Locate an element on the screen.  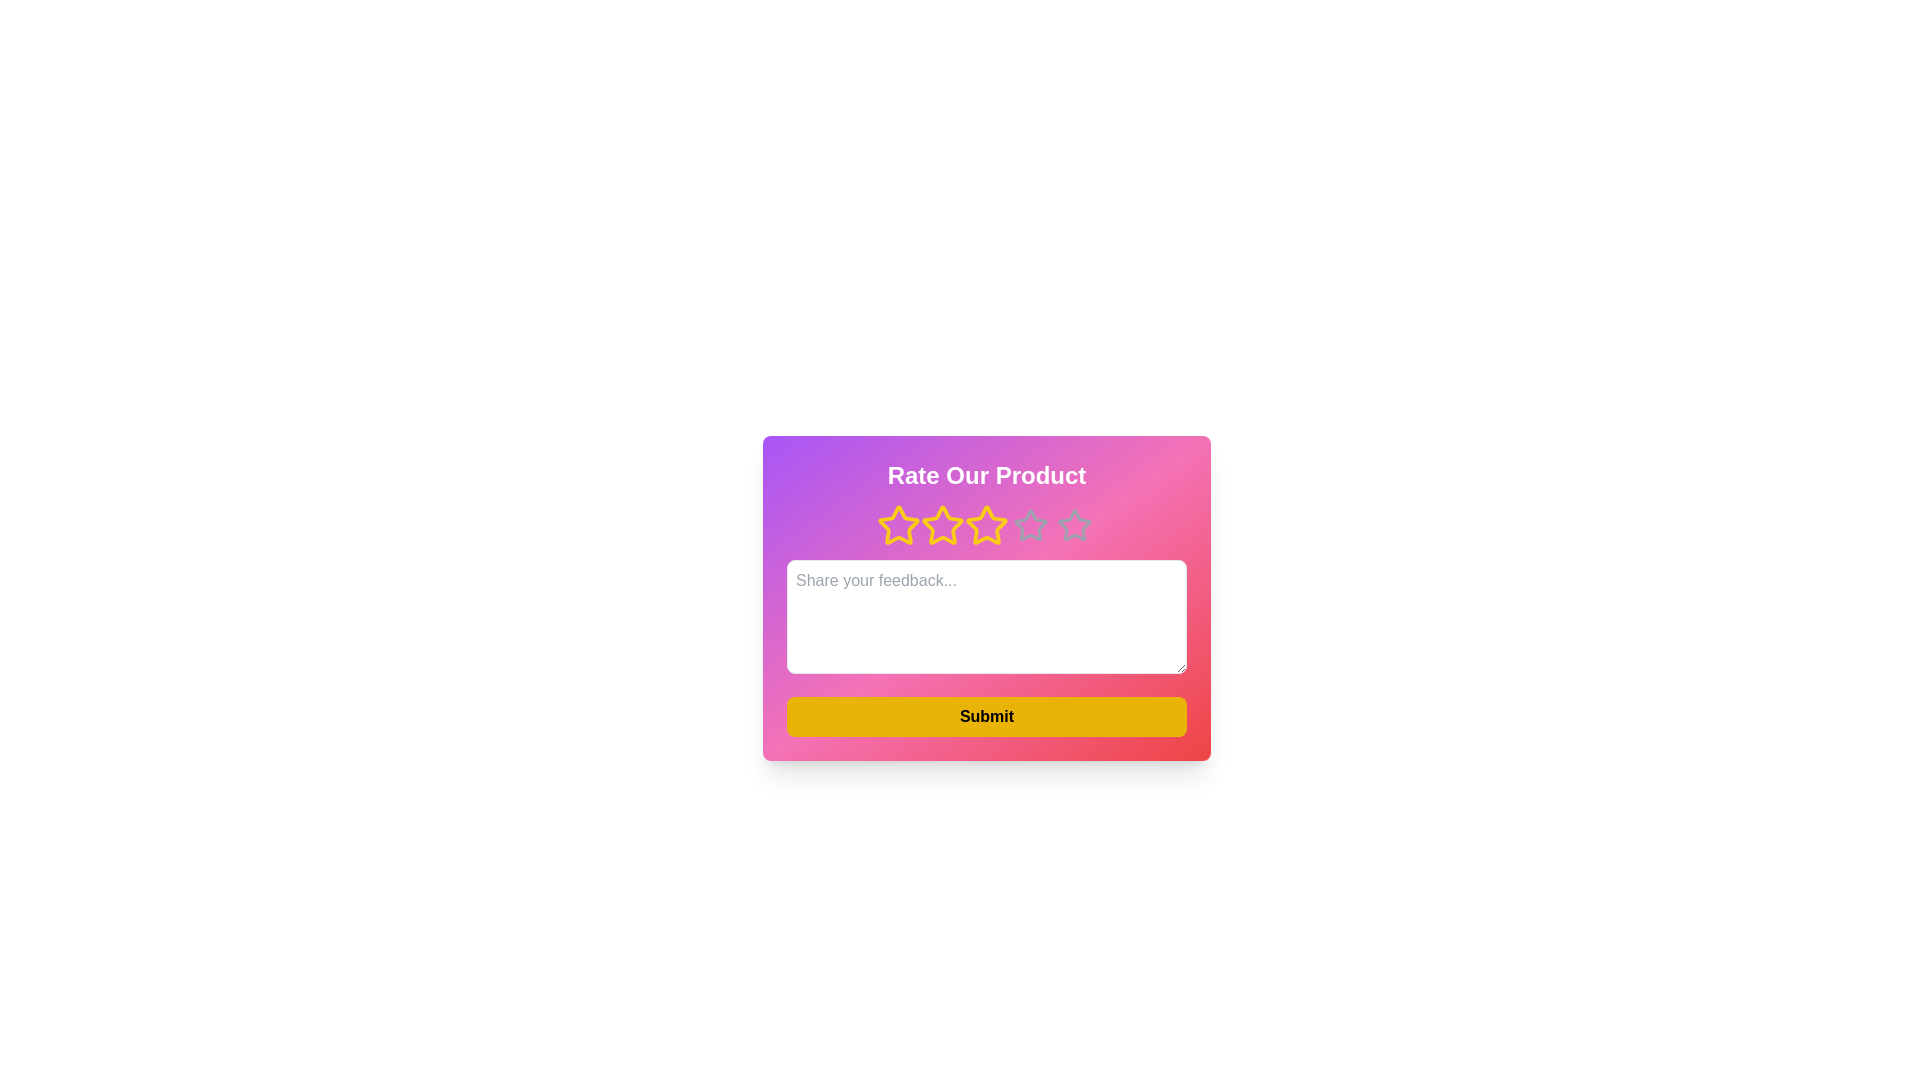
the fourth star icon in the rating component is located at coordinates (1031, 524).